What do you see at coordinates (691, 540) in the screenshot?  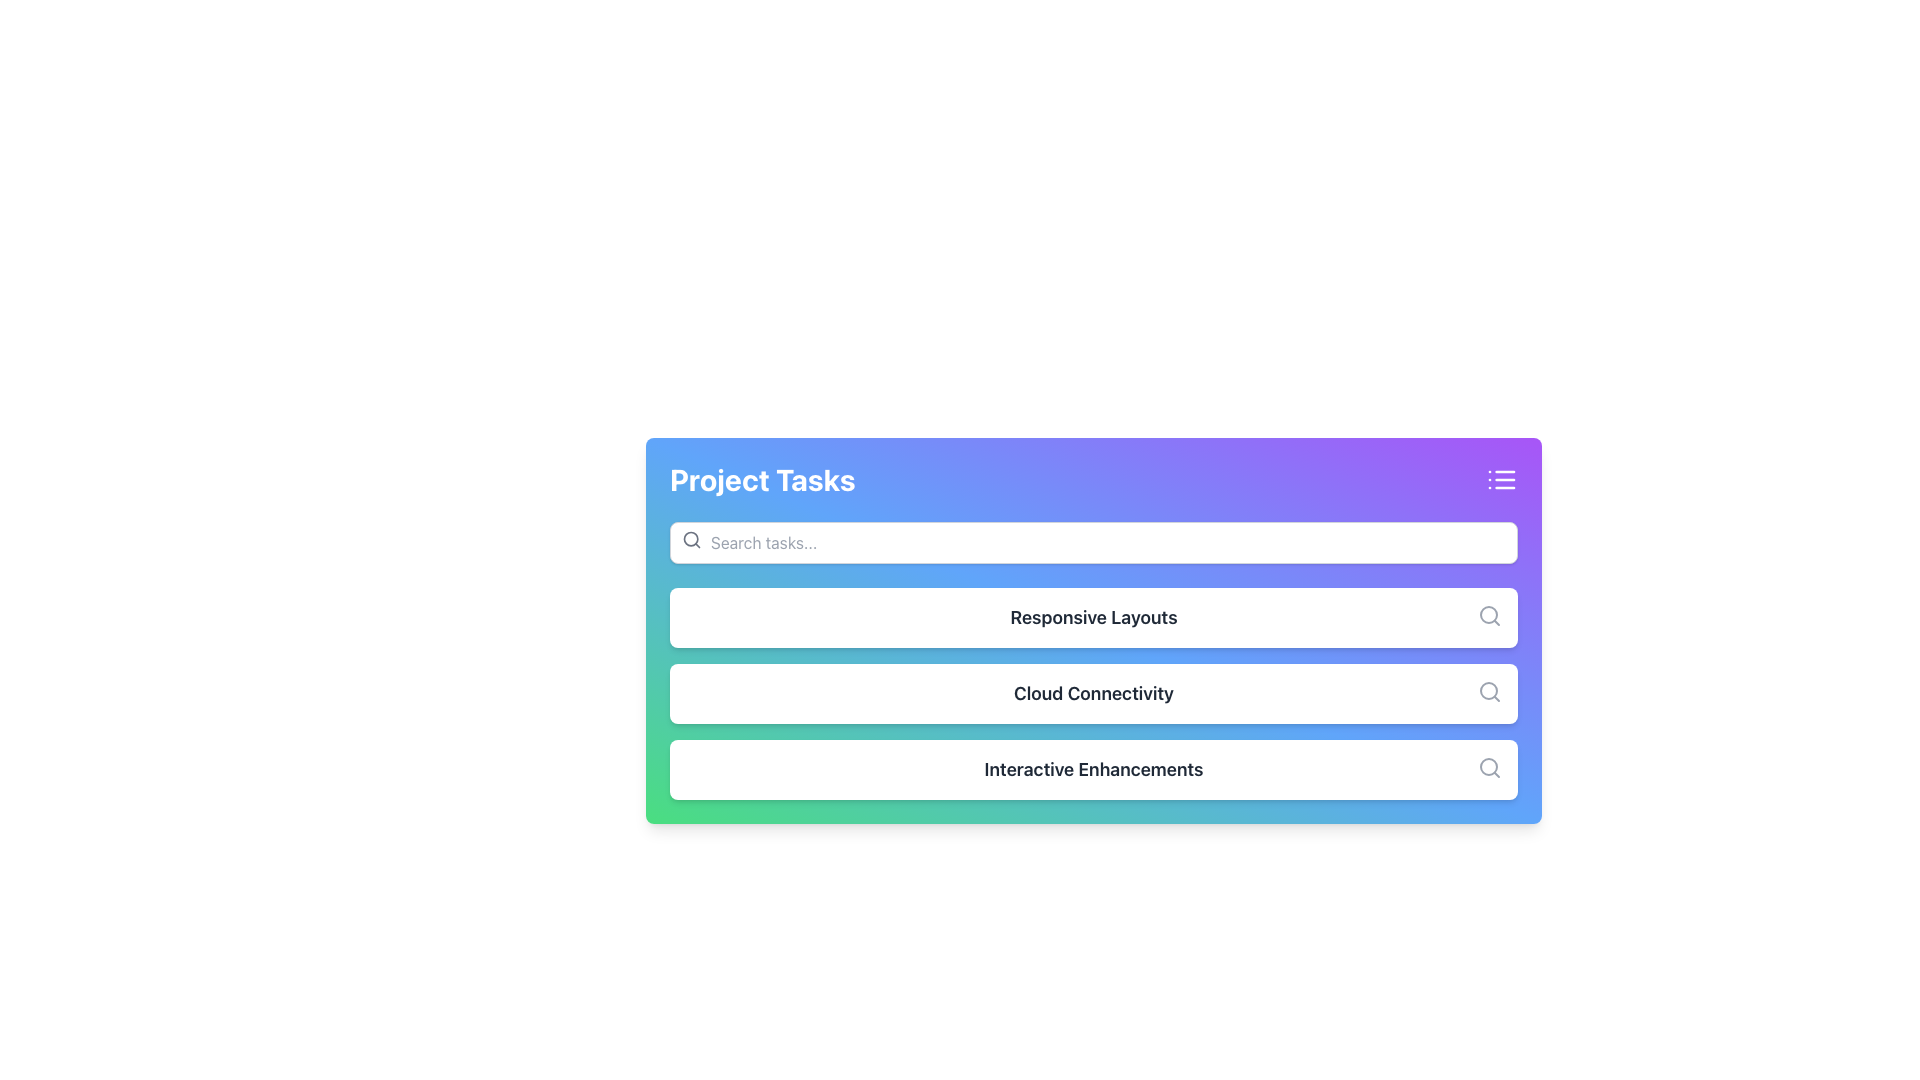 I see `the input field adjacent to the search icon represented by a gray magnifying glass symbol located on the left side of the rectangular search field` at bounding box center [691, 540].